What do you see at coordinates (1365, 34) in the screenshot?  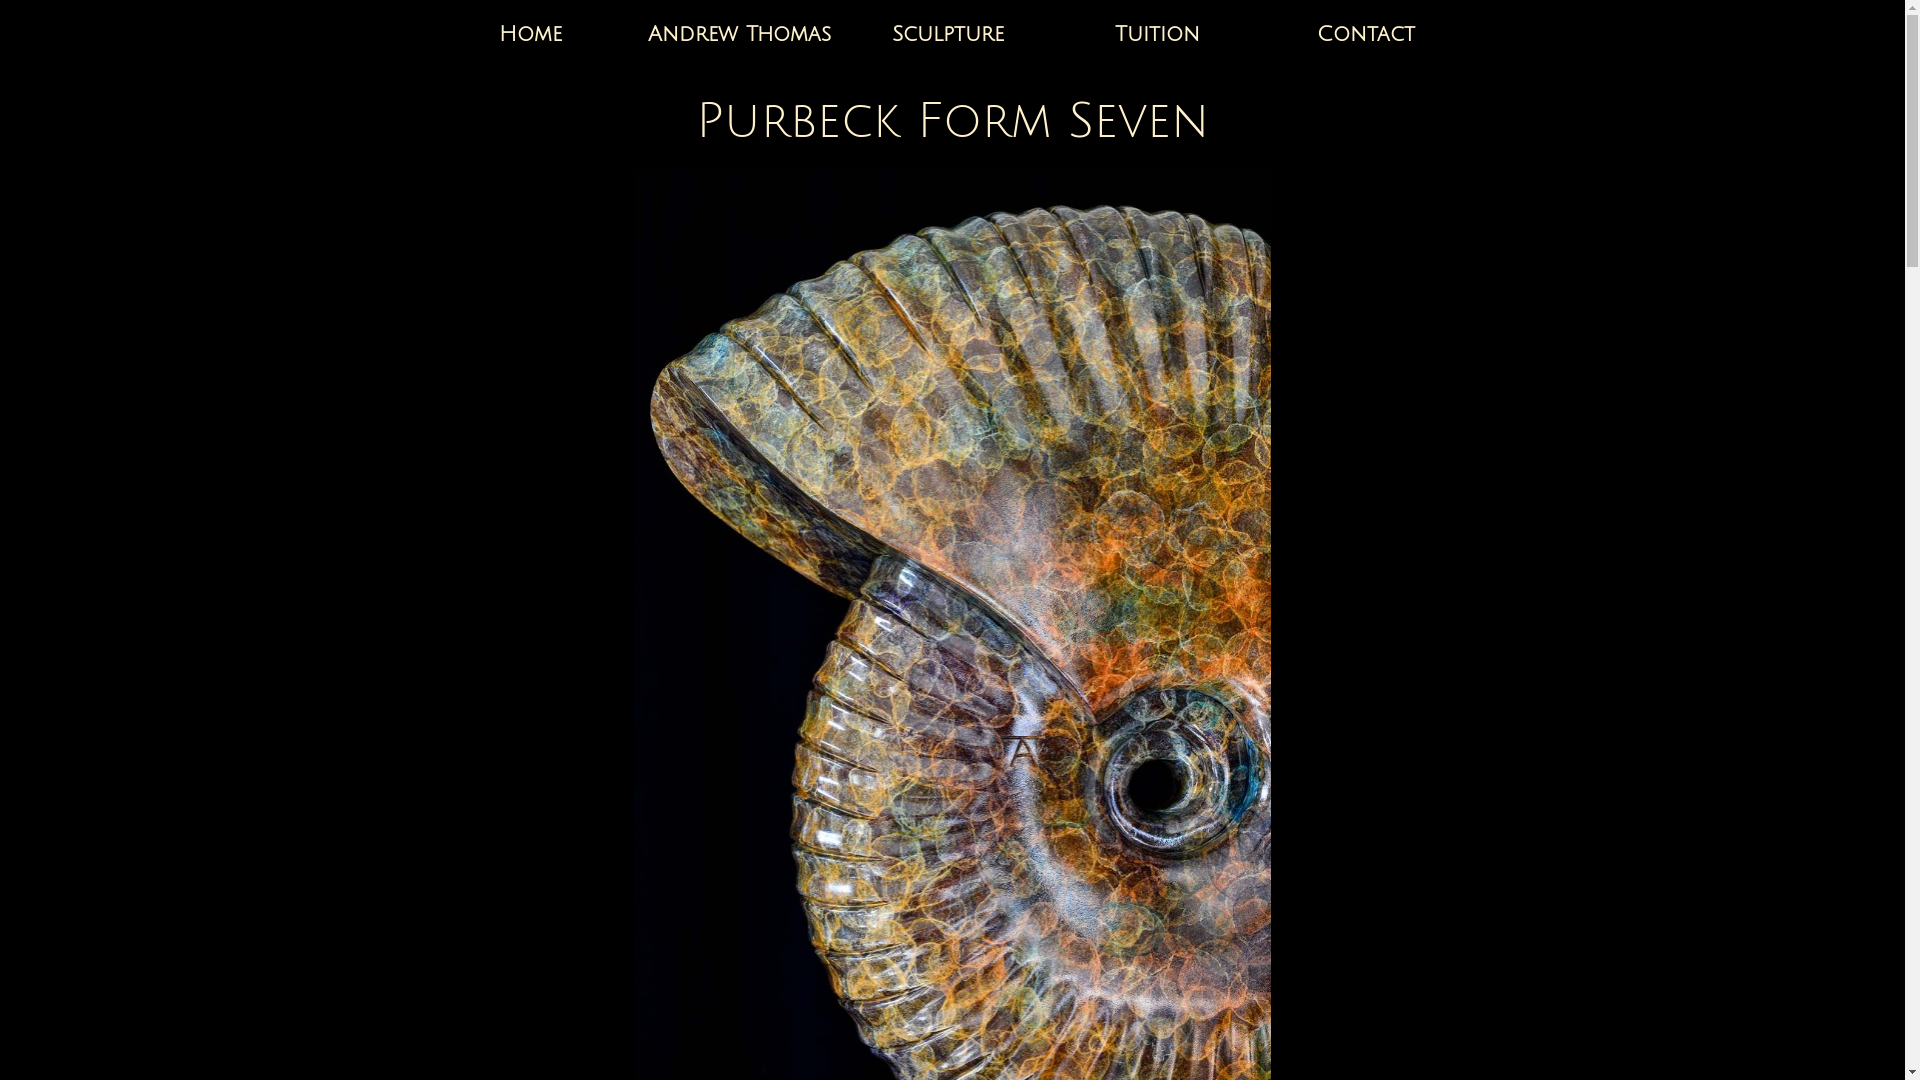 I see `'Contact'` at bounding box center [1365, 34].